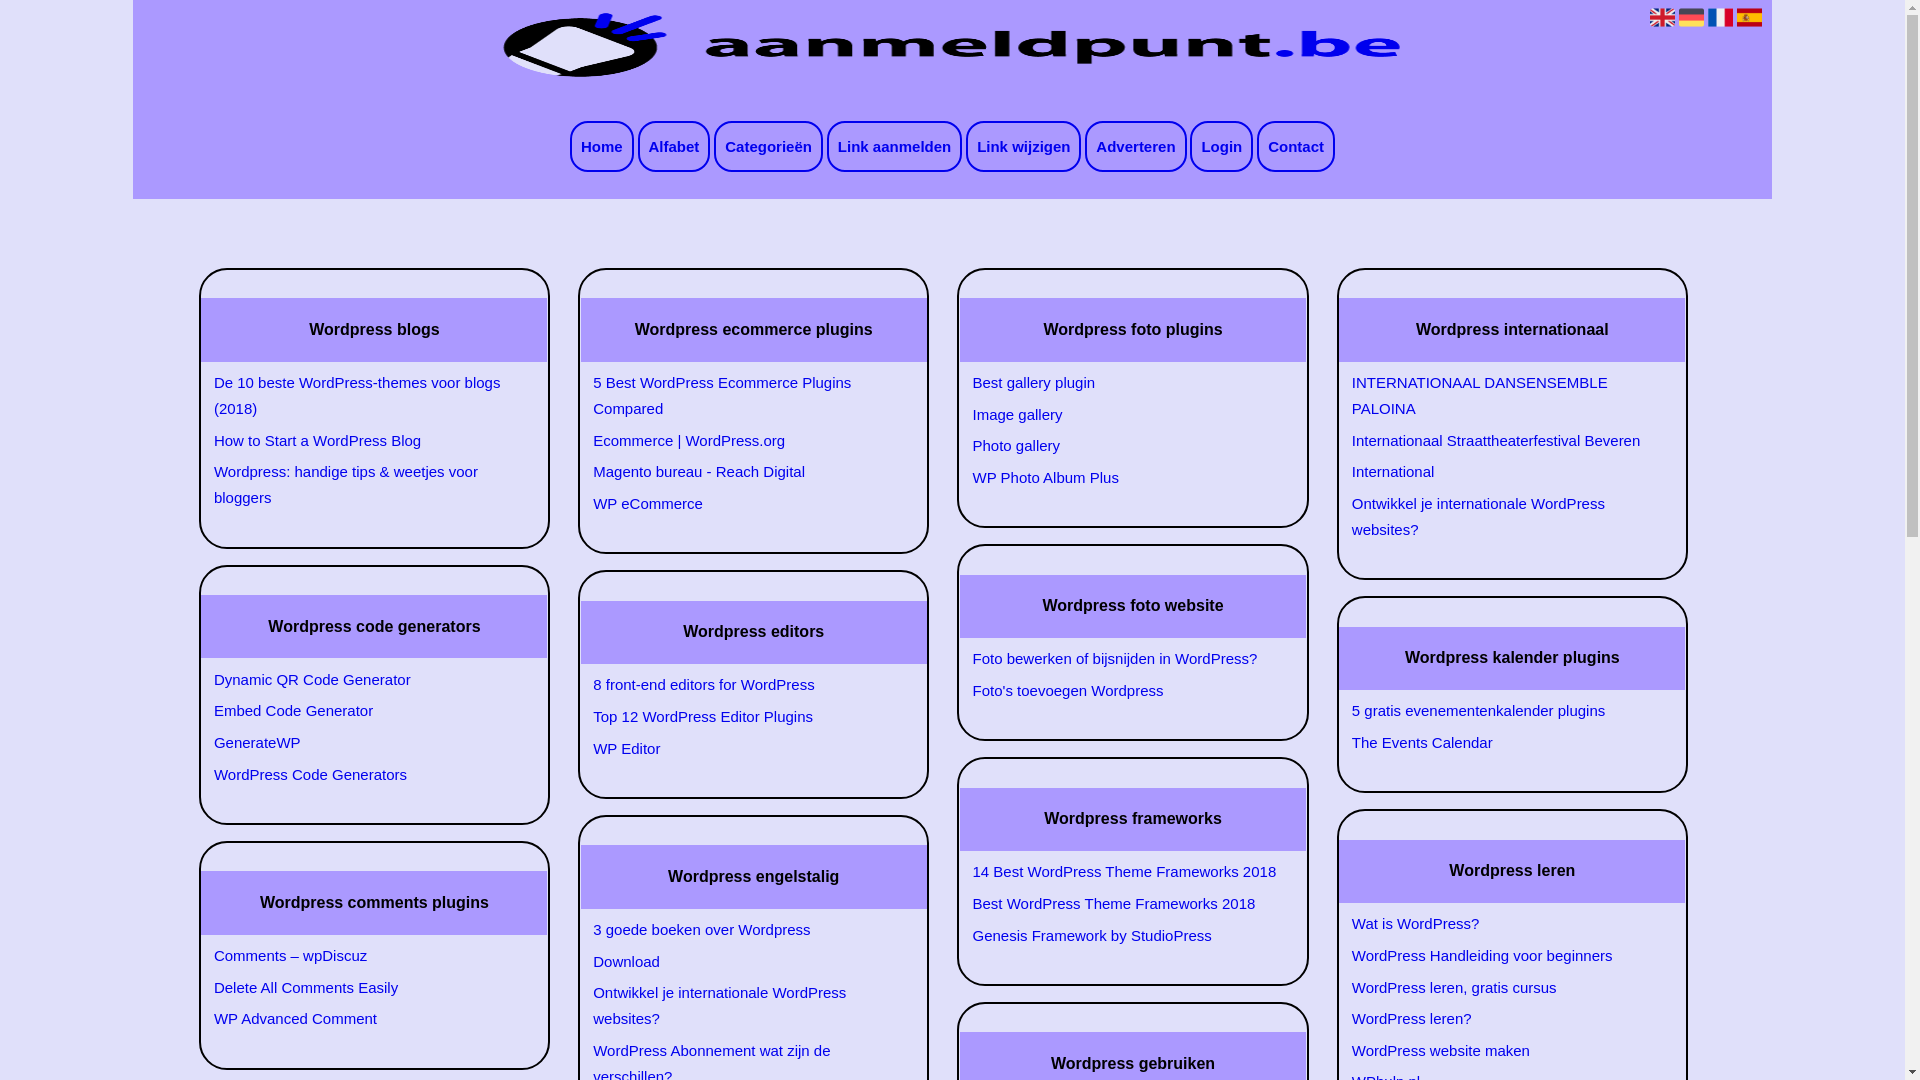 The width and height of the screenshot is (1920, 1080). What do you see at coordinates (741, 716) in the screenshot?
I see `'Top 12 WordPress Editor Plugins'` at bounding box center [741, 716].